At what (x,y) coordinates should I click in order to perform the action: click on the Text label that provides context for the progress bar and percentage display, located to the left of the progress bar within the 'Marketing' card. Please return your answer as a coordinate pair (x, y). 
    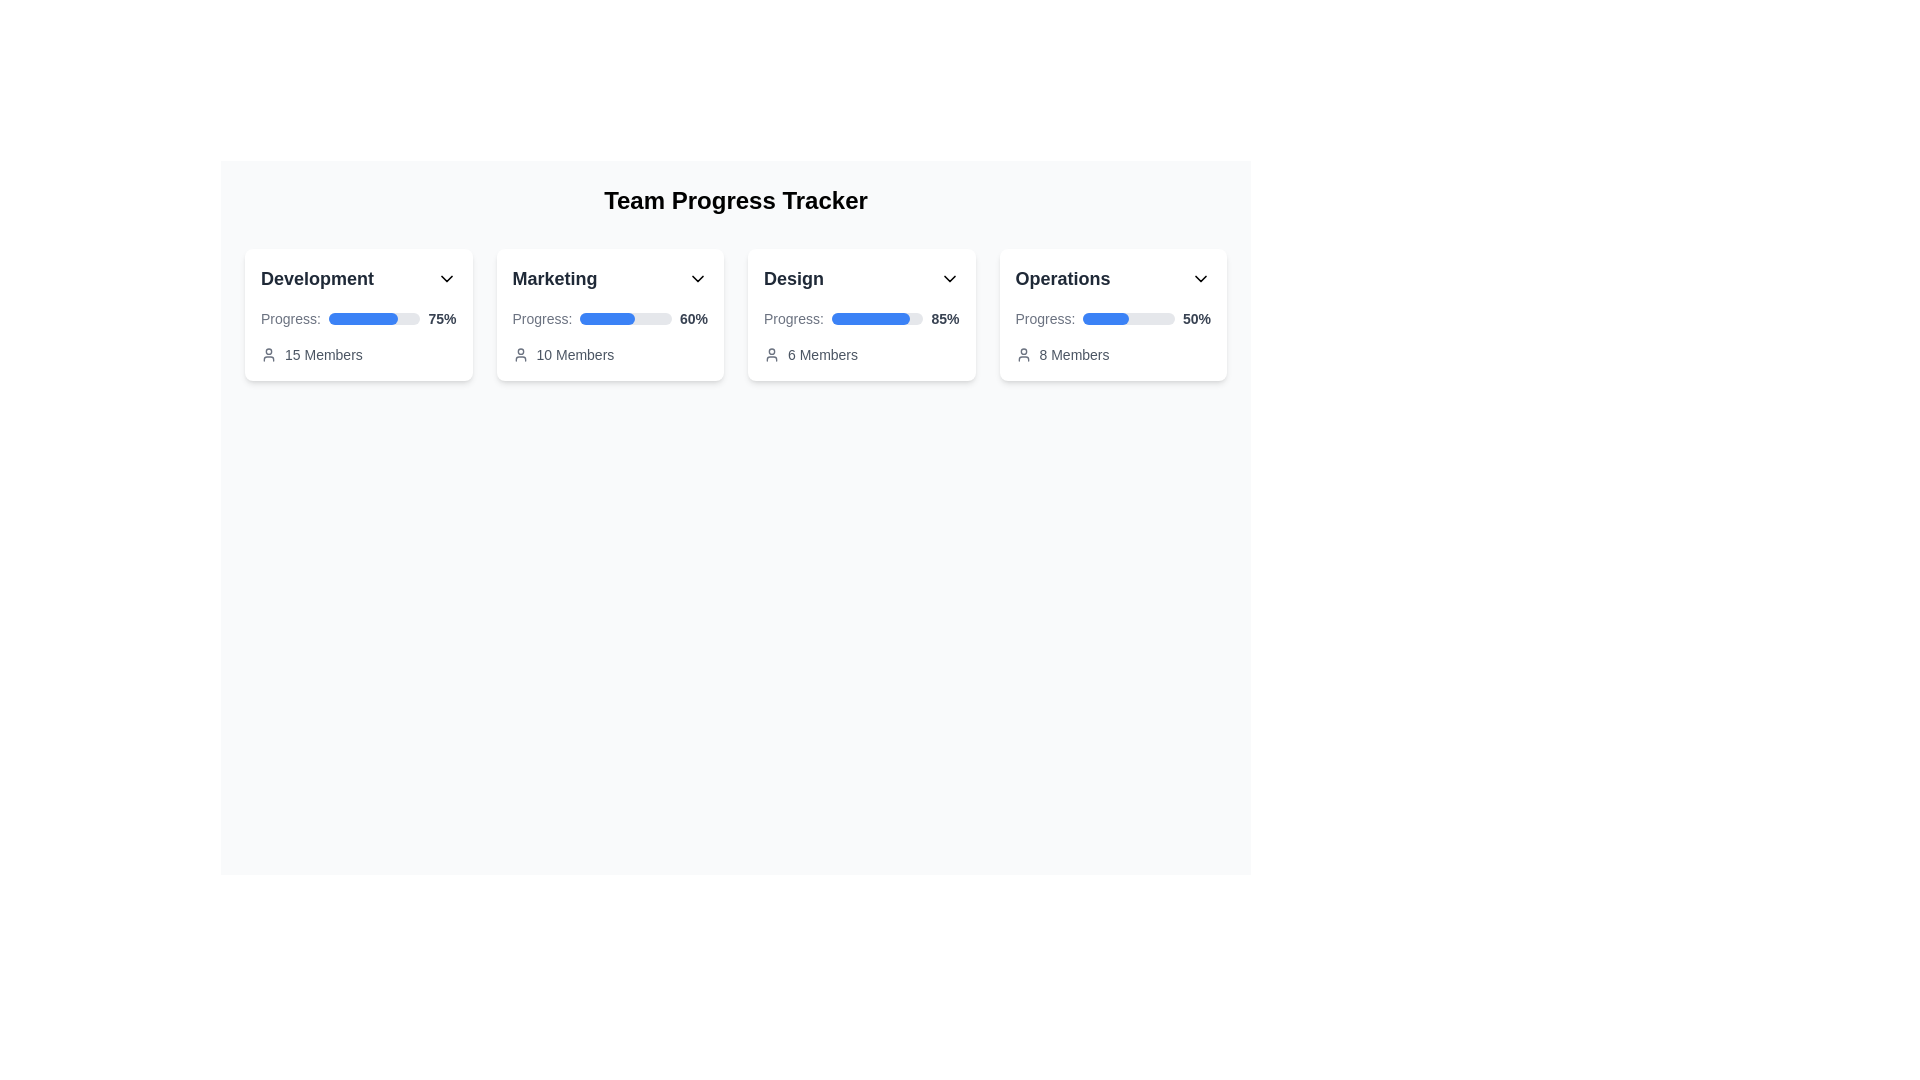
    Looking at the image, I should click on (542, 318).